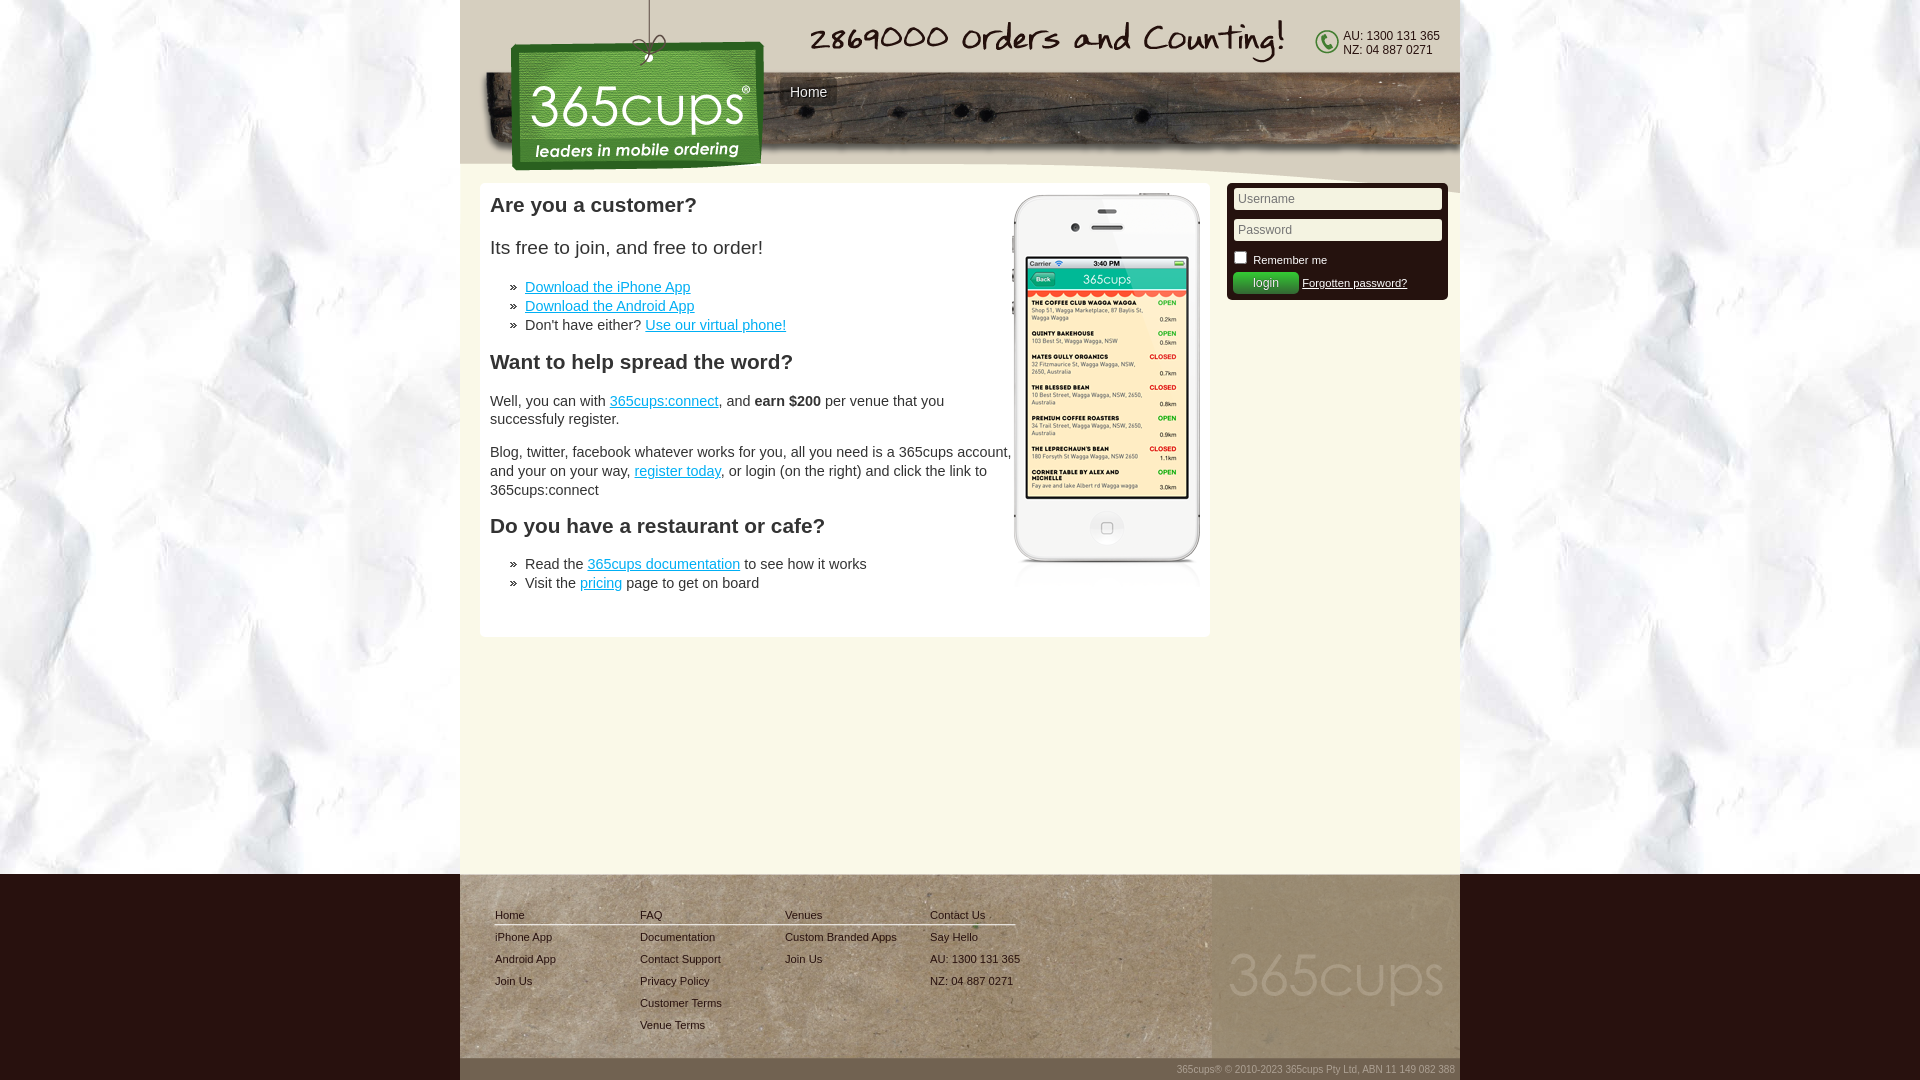 This screenshot has width=1920, height=1080. Describe the element at coordinates (974, 958) in the screenshot. I see `'AU: 1300 131 365'` at that location.